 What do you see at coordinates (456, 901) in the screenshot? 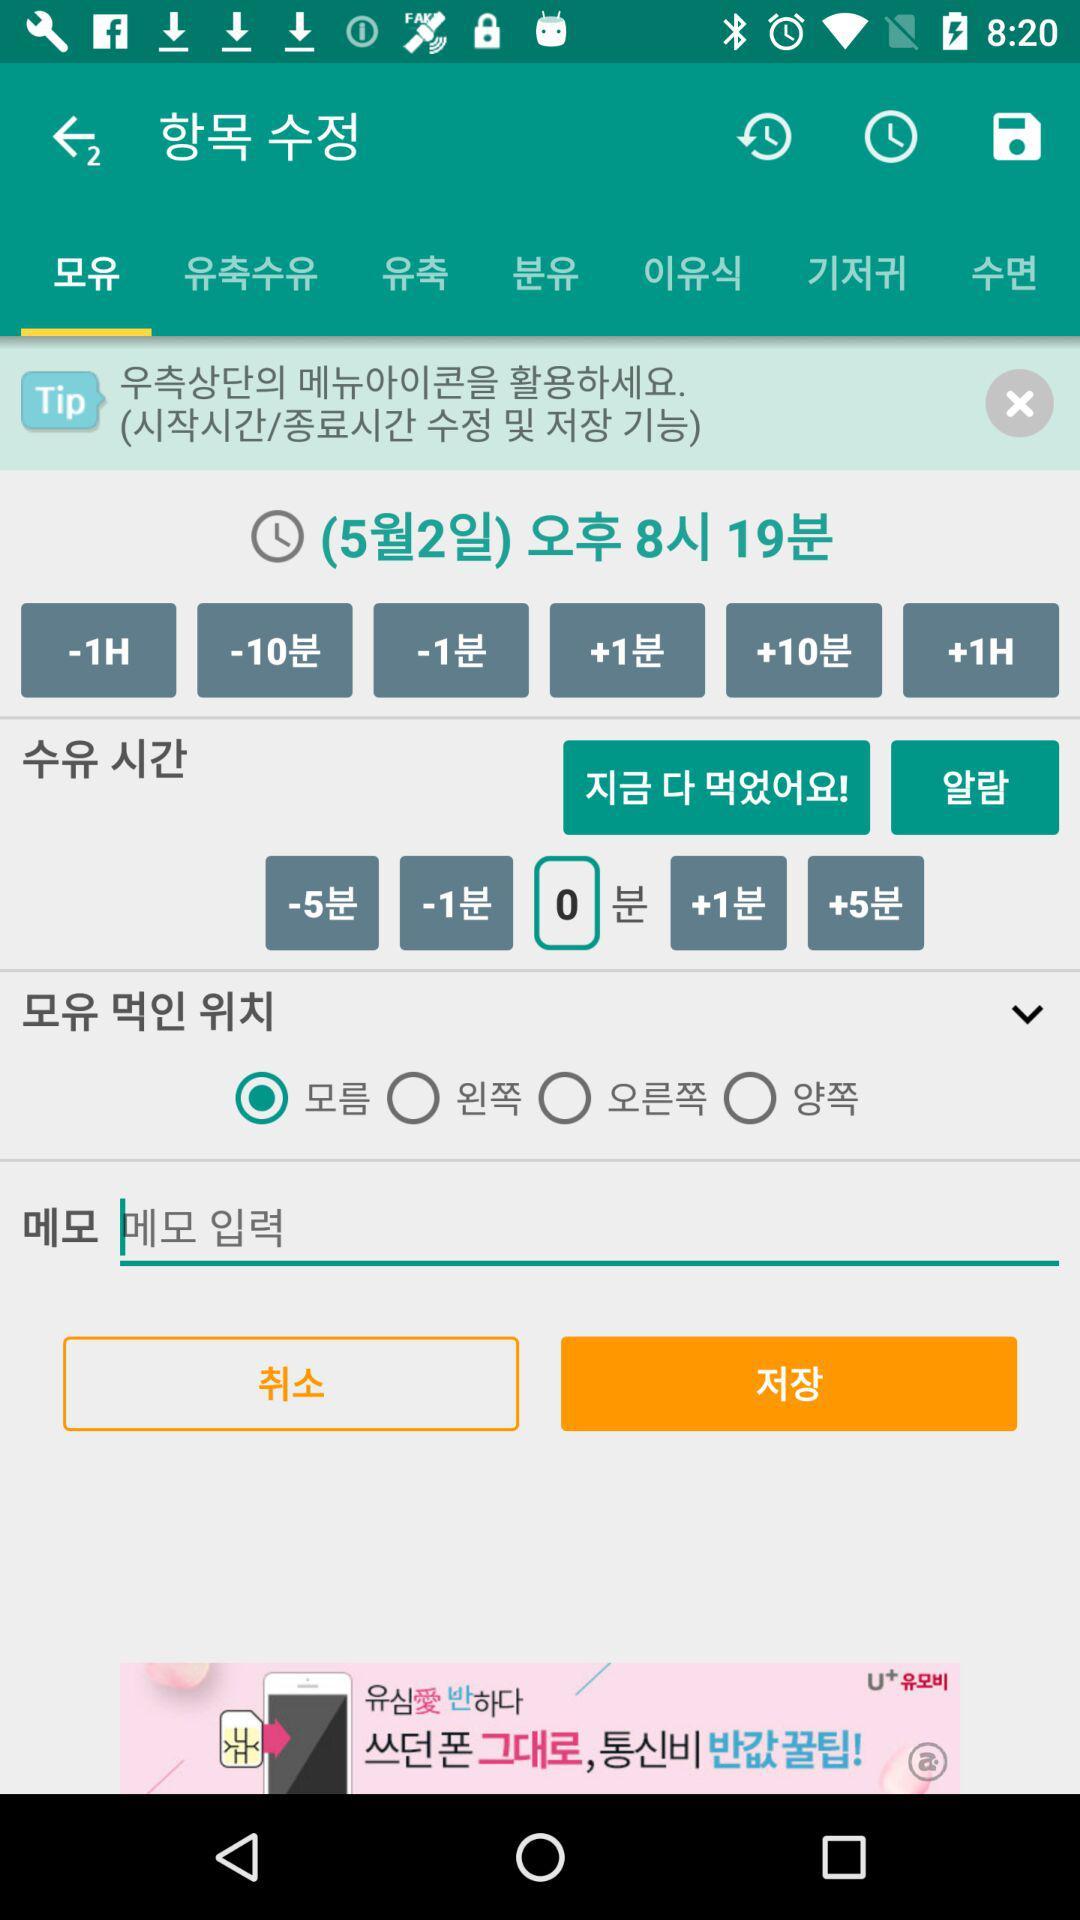
I see `the 1 button which is left to the button 0` at bounding box center [456, 901].